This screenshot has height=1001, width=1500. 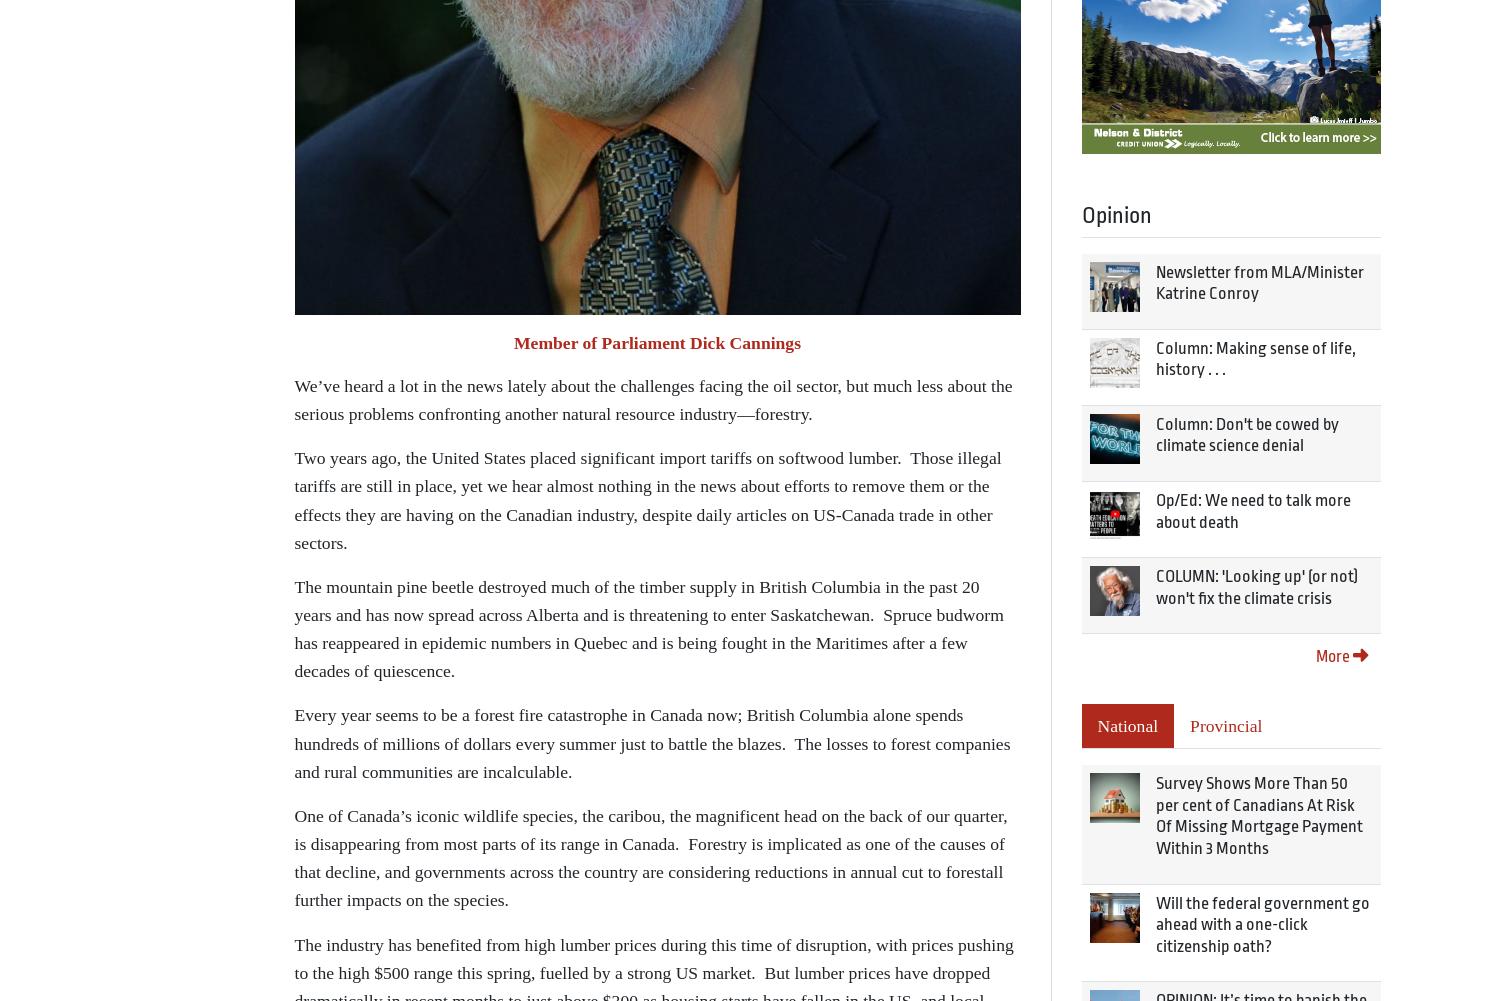 What do you see at coordinates (673, 591) in the screenshot?
I see `'Privacy Policy'` at bounding box center [673, 591].